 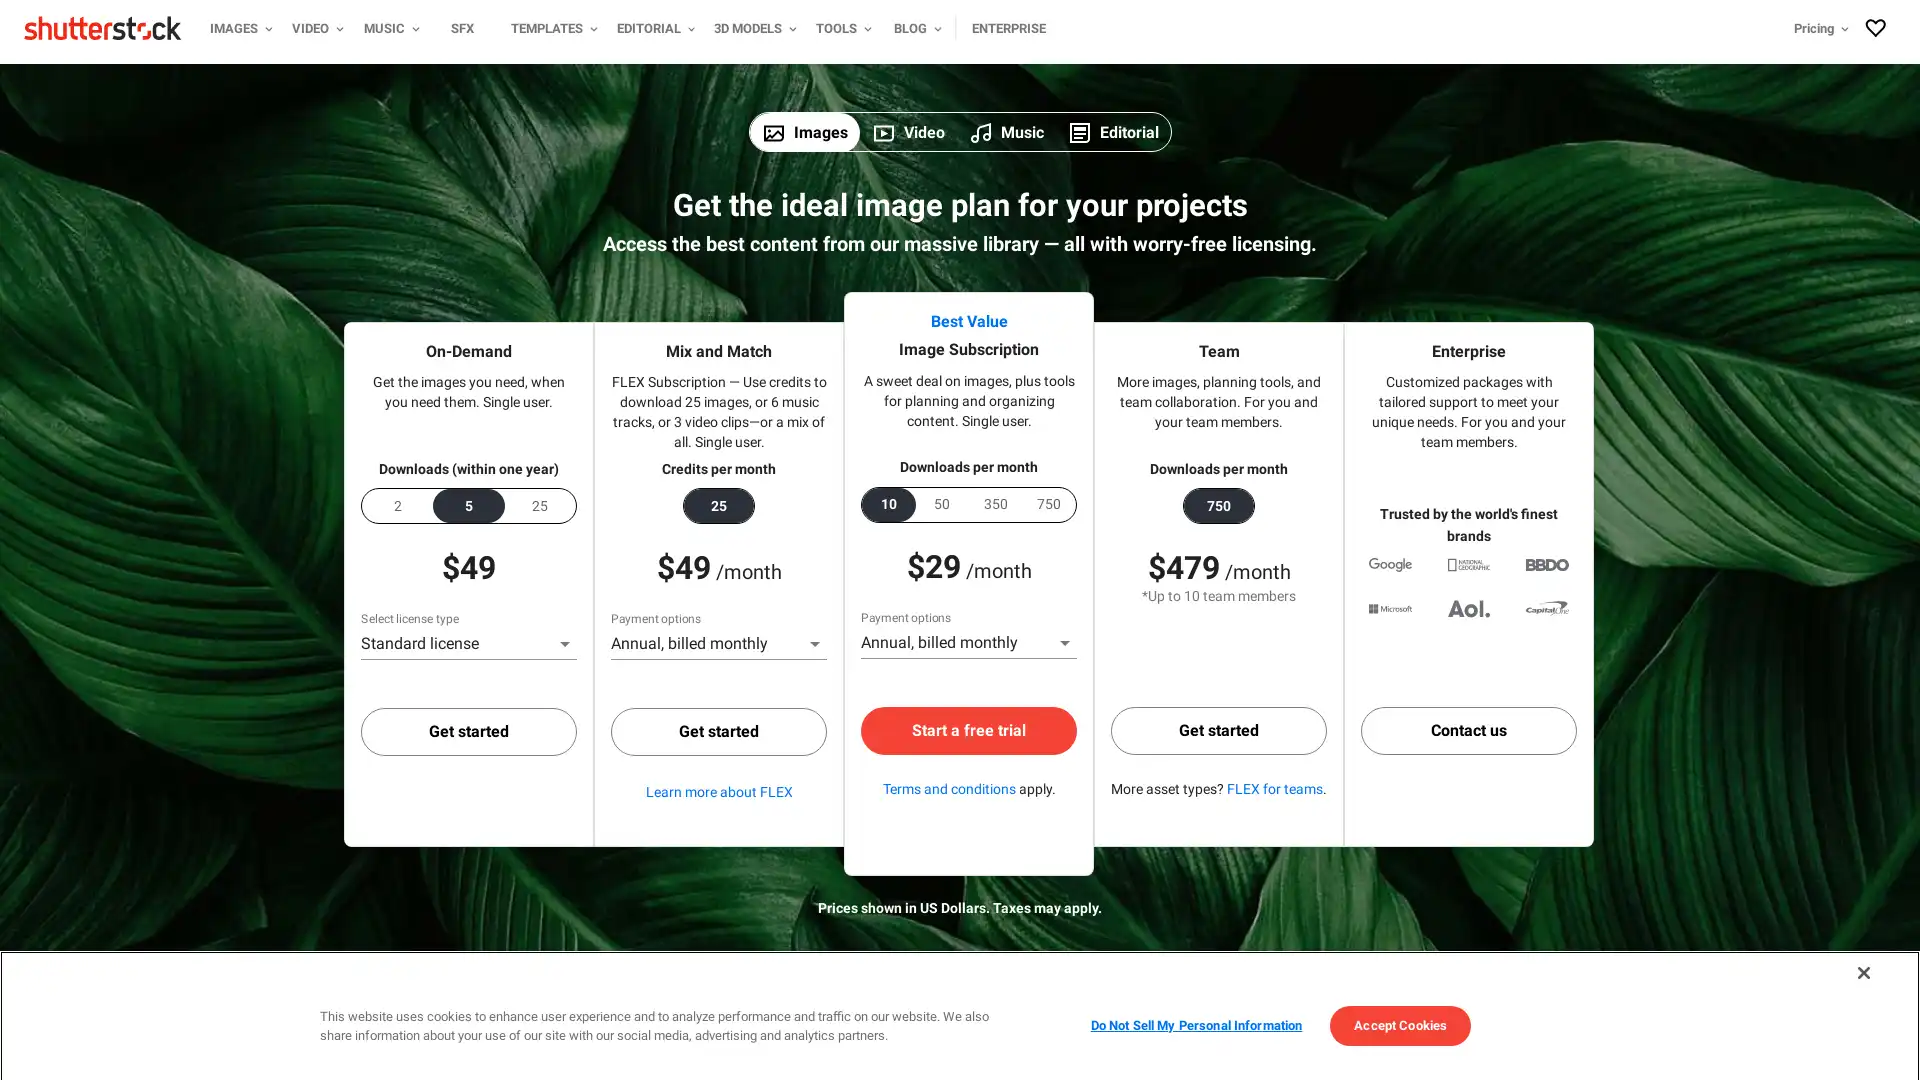 What do you see at coordinates (1862, 951) in the screenshot?
I see `Close` at bounding box center [1862, 951].